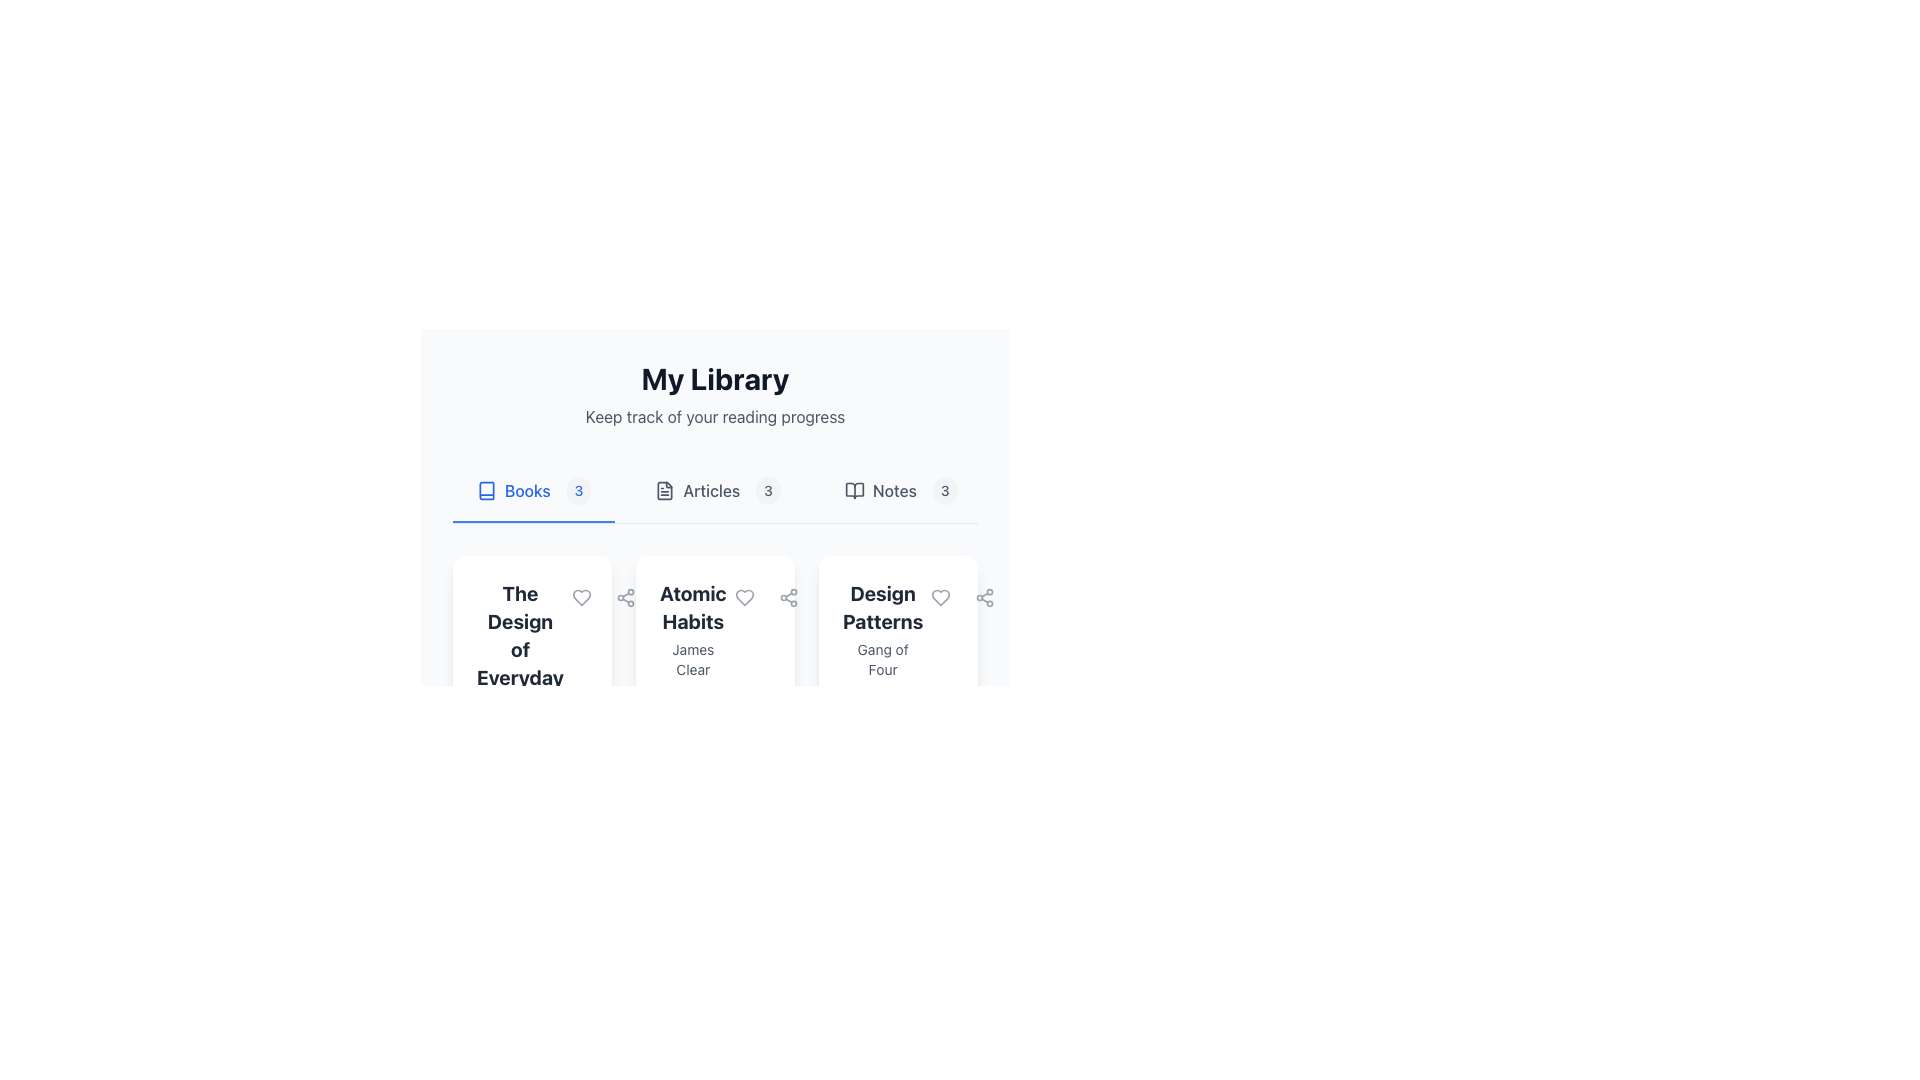 The height and width of the screenshot is (1080, 1920). I want to click on the prominent Heading text that serves as the title for the section, indicating the context of the content below it, so click(715, 378).